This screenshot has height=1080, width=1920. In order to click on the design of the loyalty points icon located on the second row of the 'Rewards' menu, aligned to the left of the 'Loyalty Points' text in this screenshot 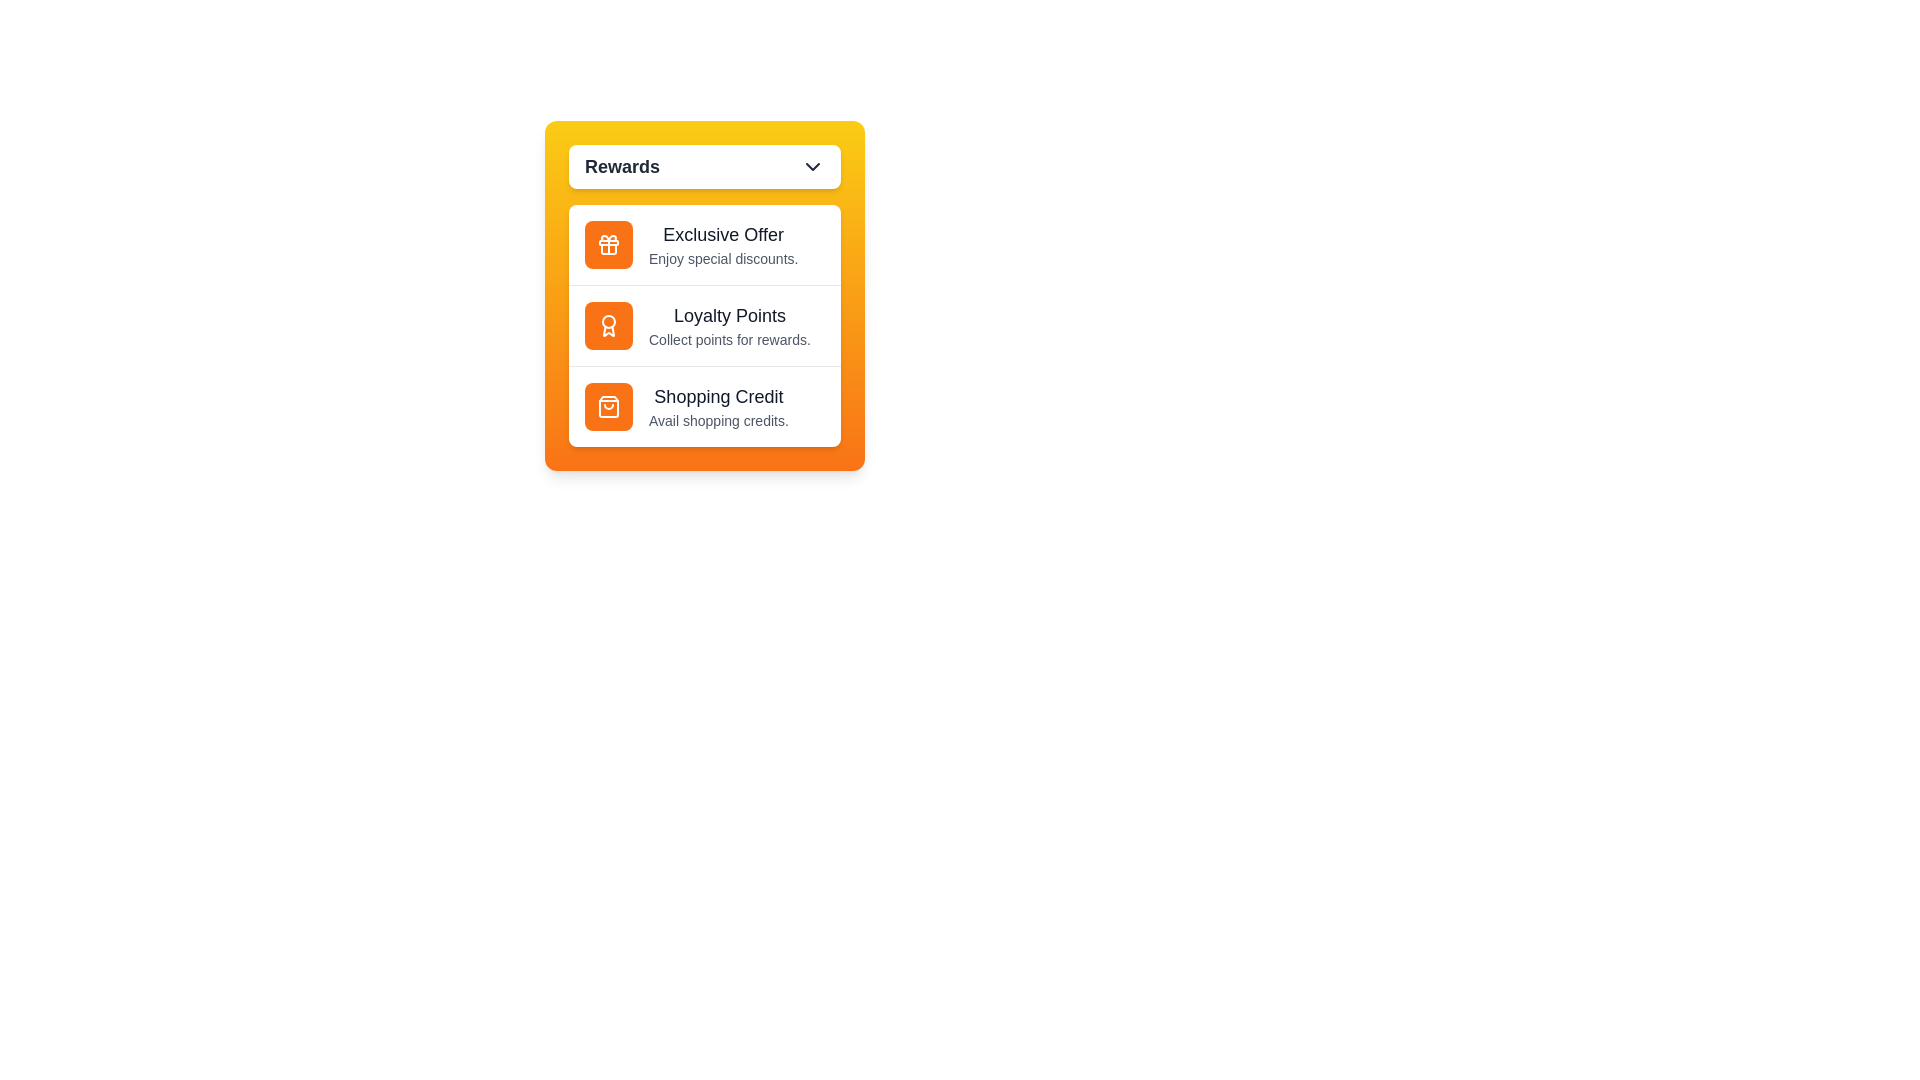, I will do `click(608, 325)`.